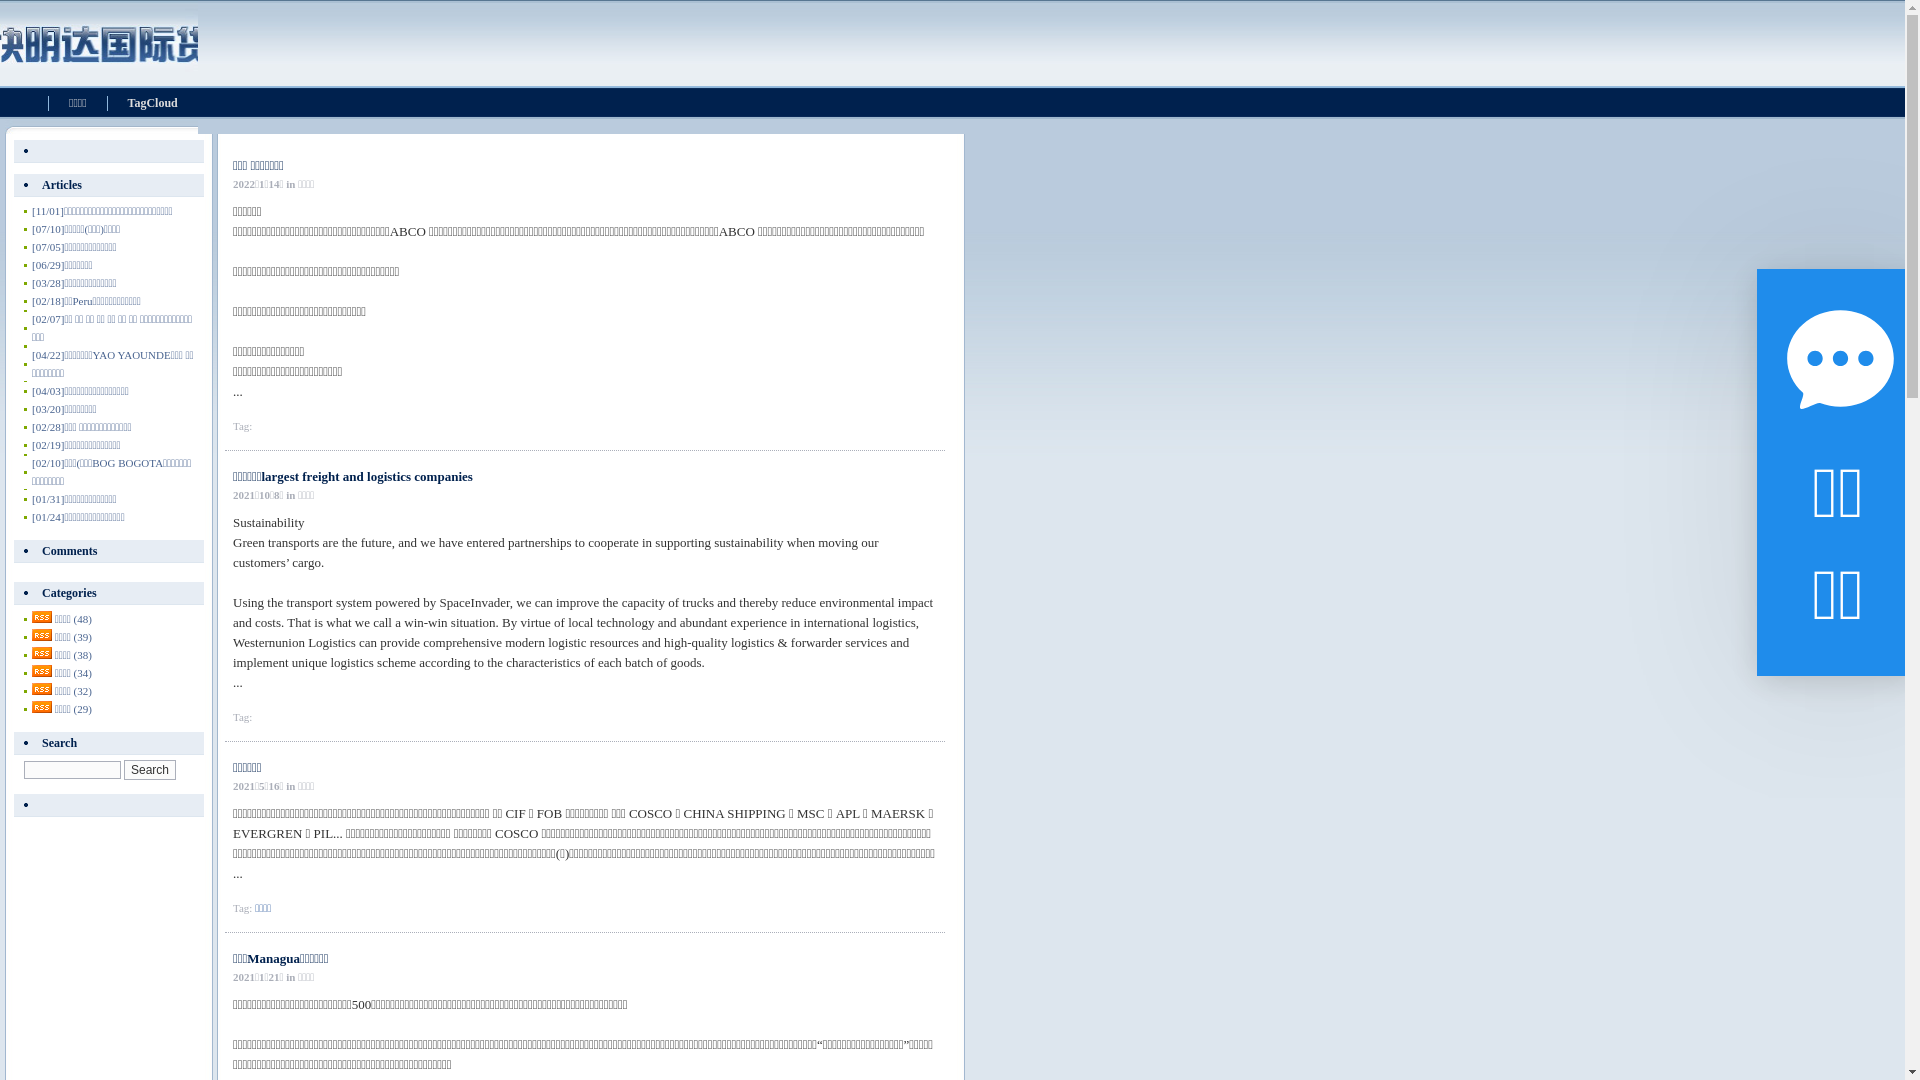 This screenshot has height=1080, width=1920. I want to click on 'rss', so click(42, 705).